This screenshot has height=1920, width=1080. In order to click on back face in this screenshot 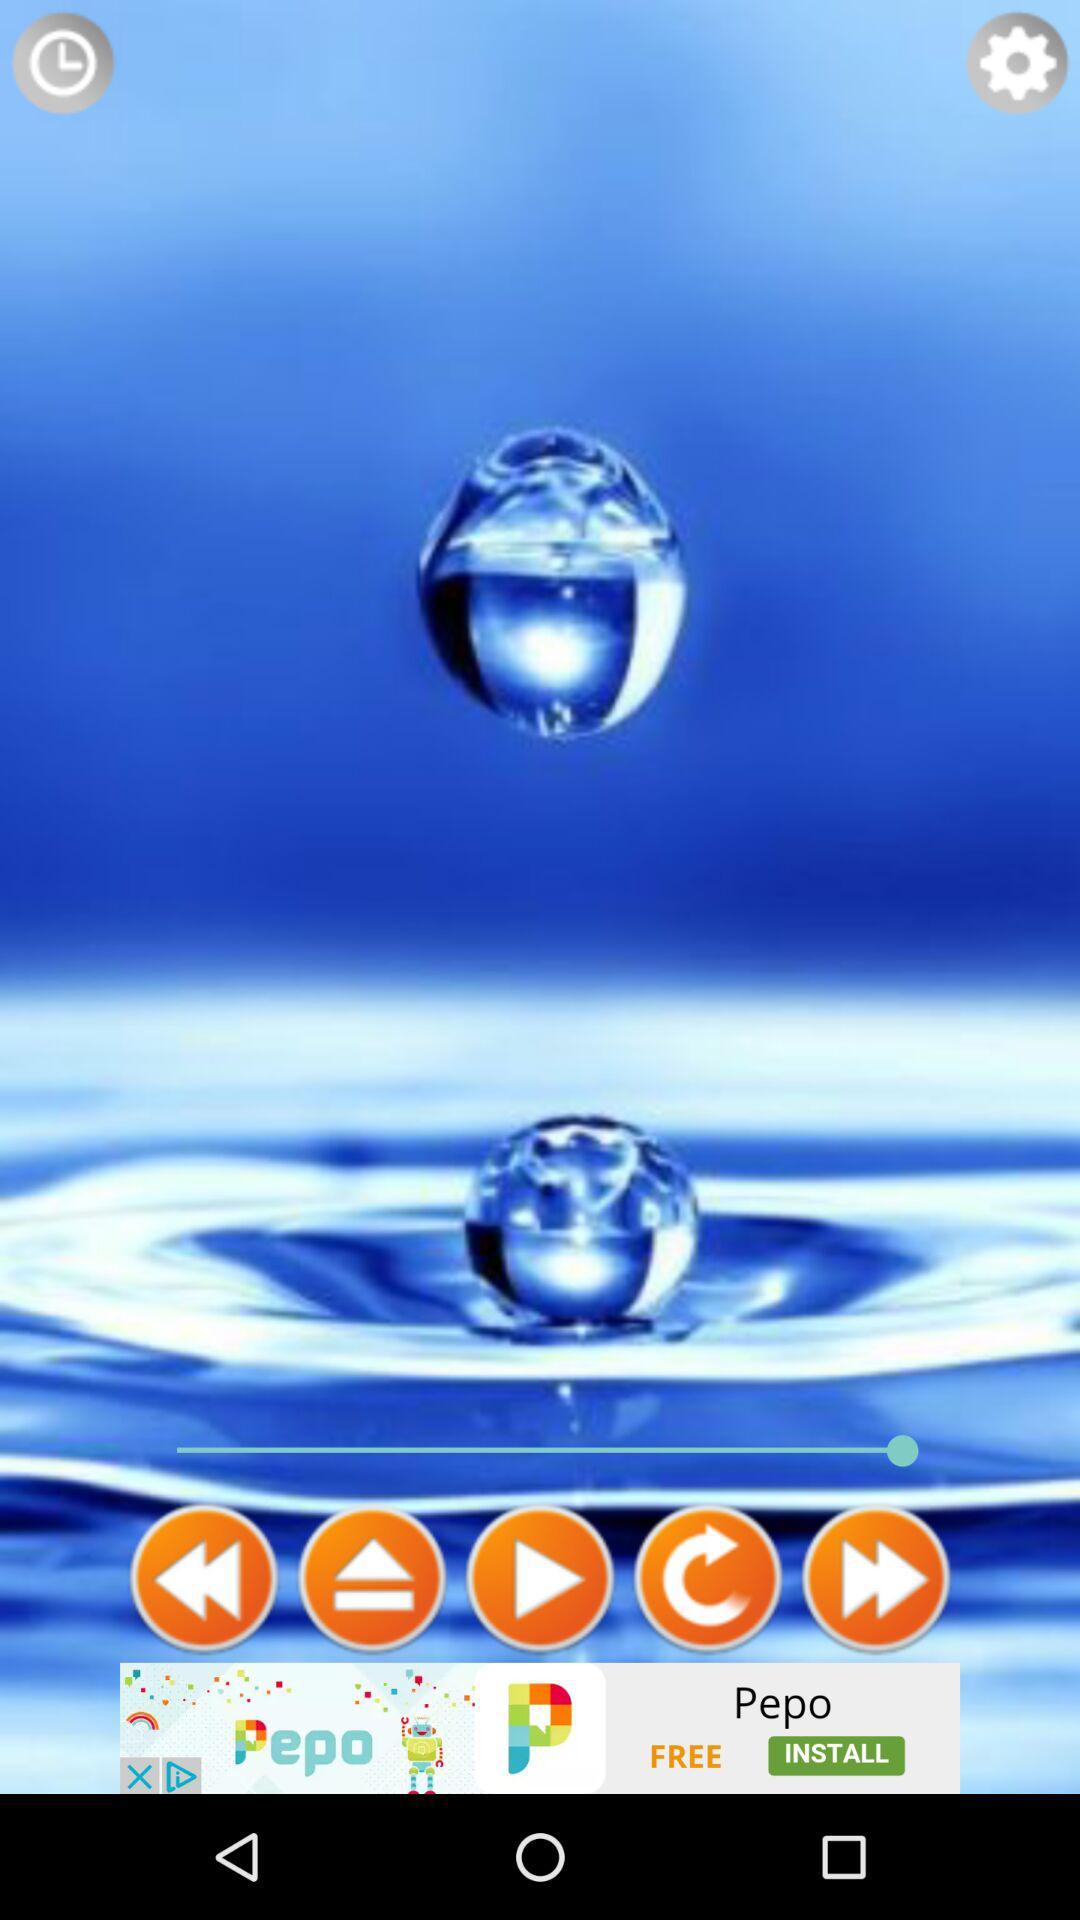, I will do `click(204, 1577)`.